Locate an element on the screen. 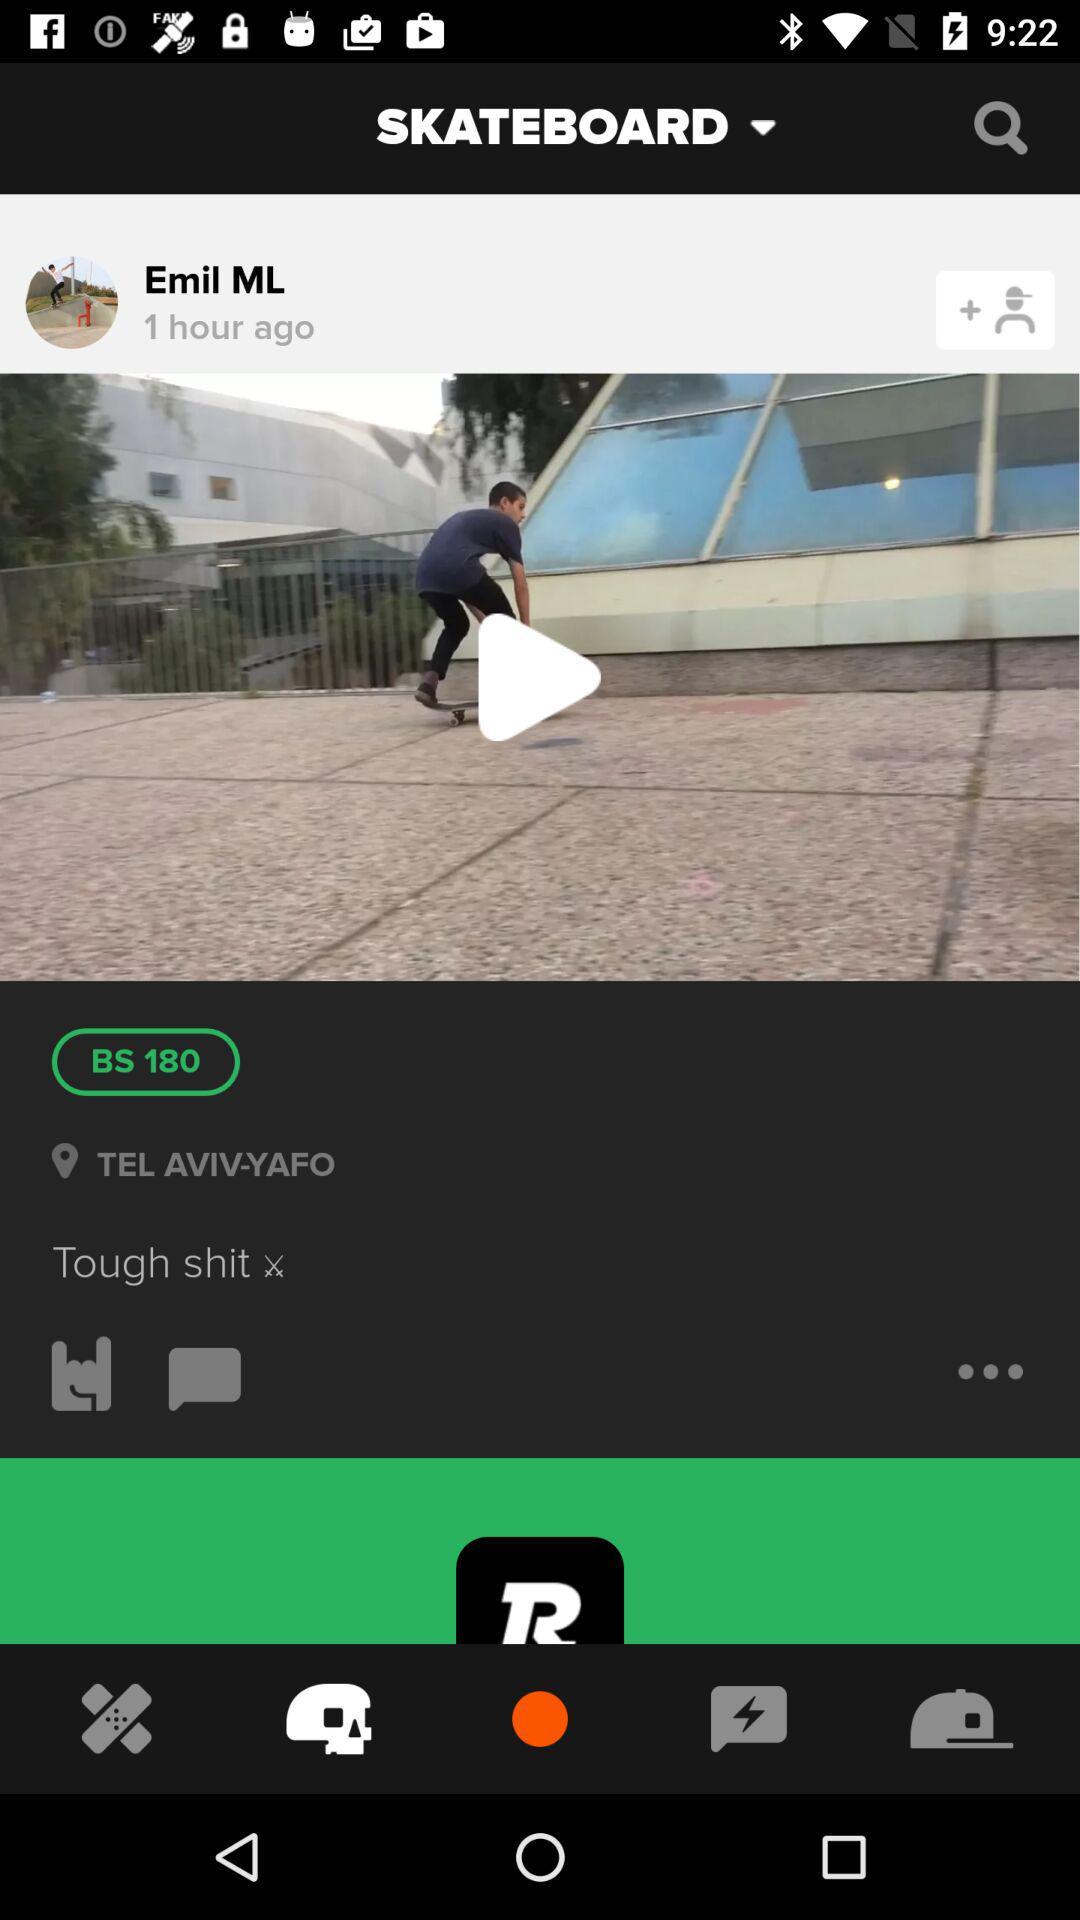 The image size is (1080, 1920). the search icon is located at coordinates (1000, 126).